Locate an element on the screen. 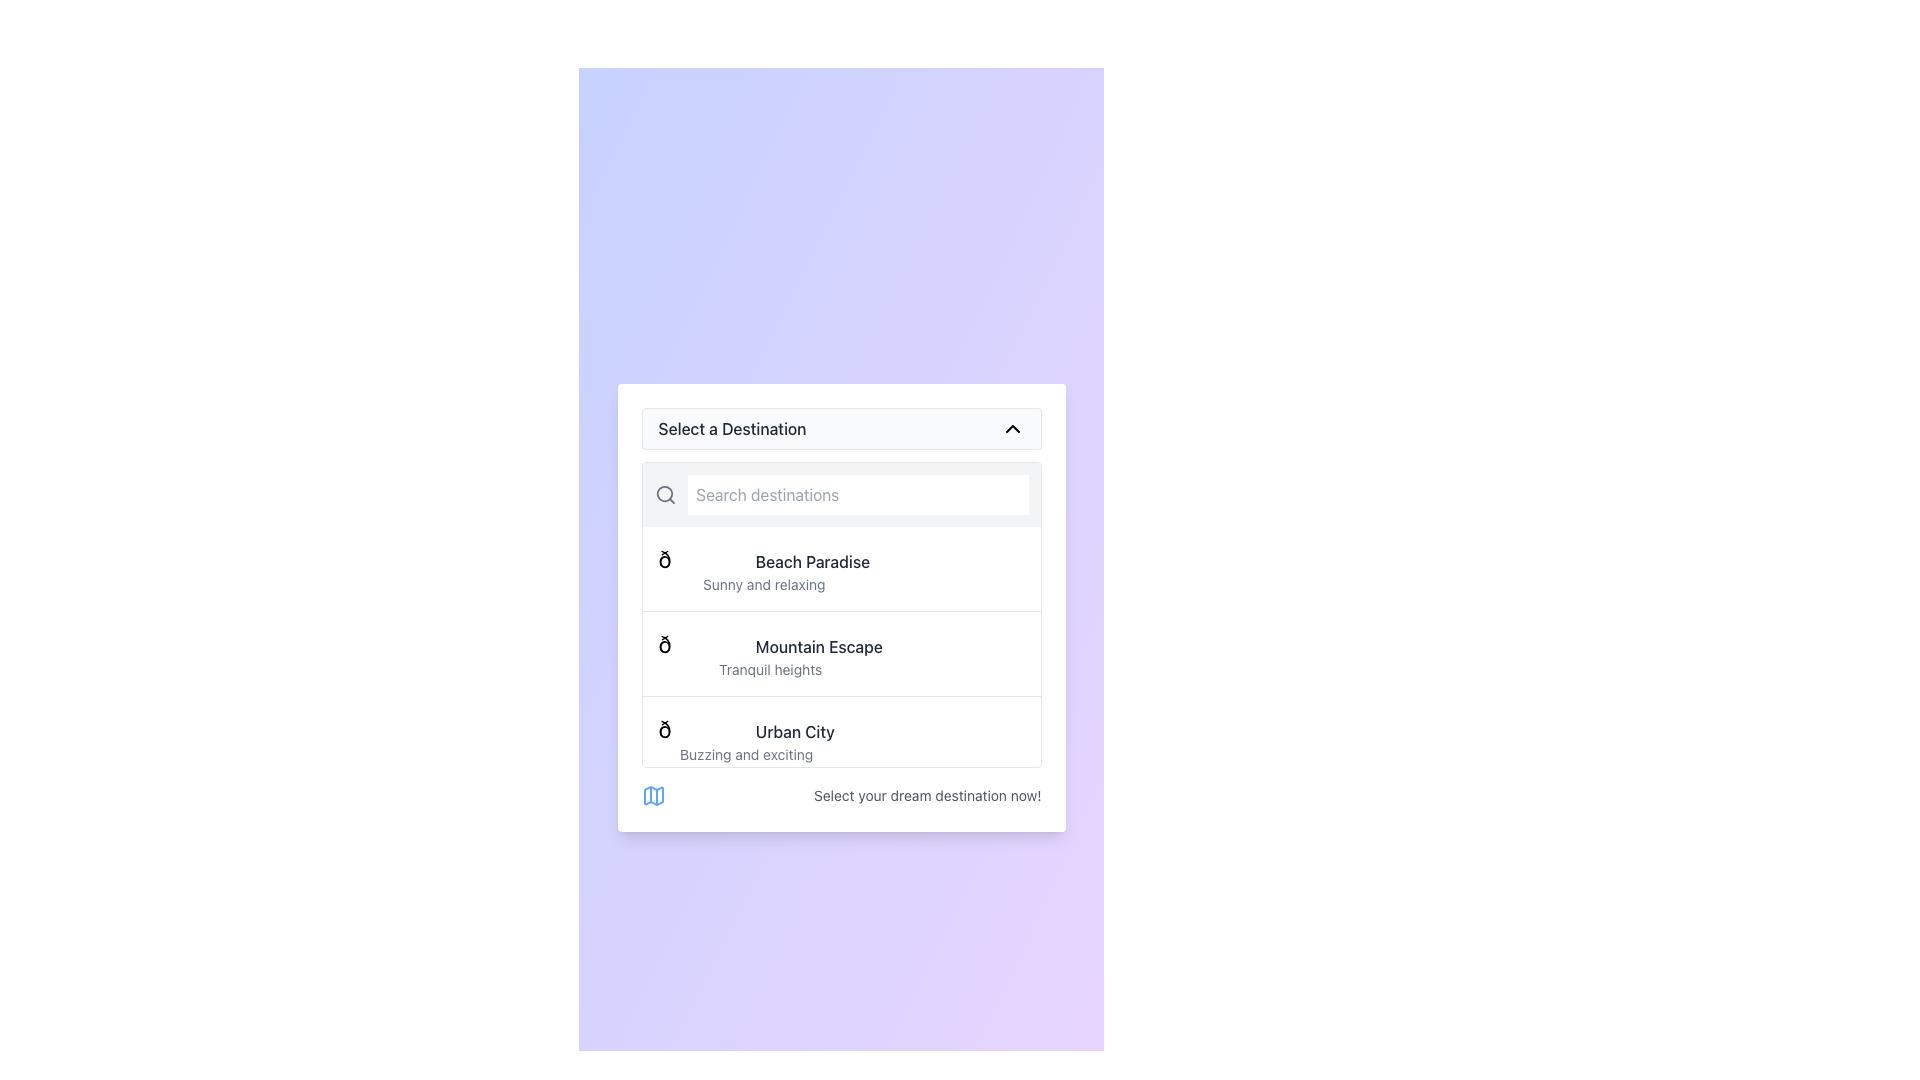 The height and width of the screenshot is (1080, 1920). the List item labeled 'Mountain Escape' is located at coordinates (769, 654).